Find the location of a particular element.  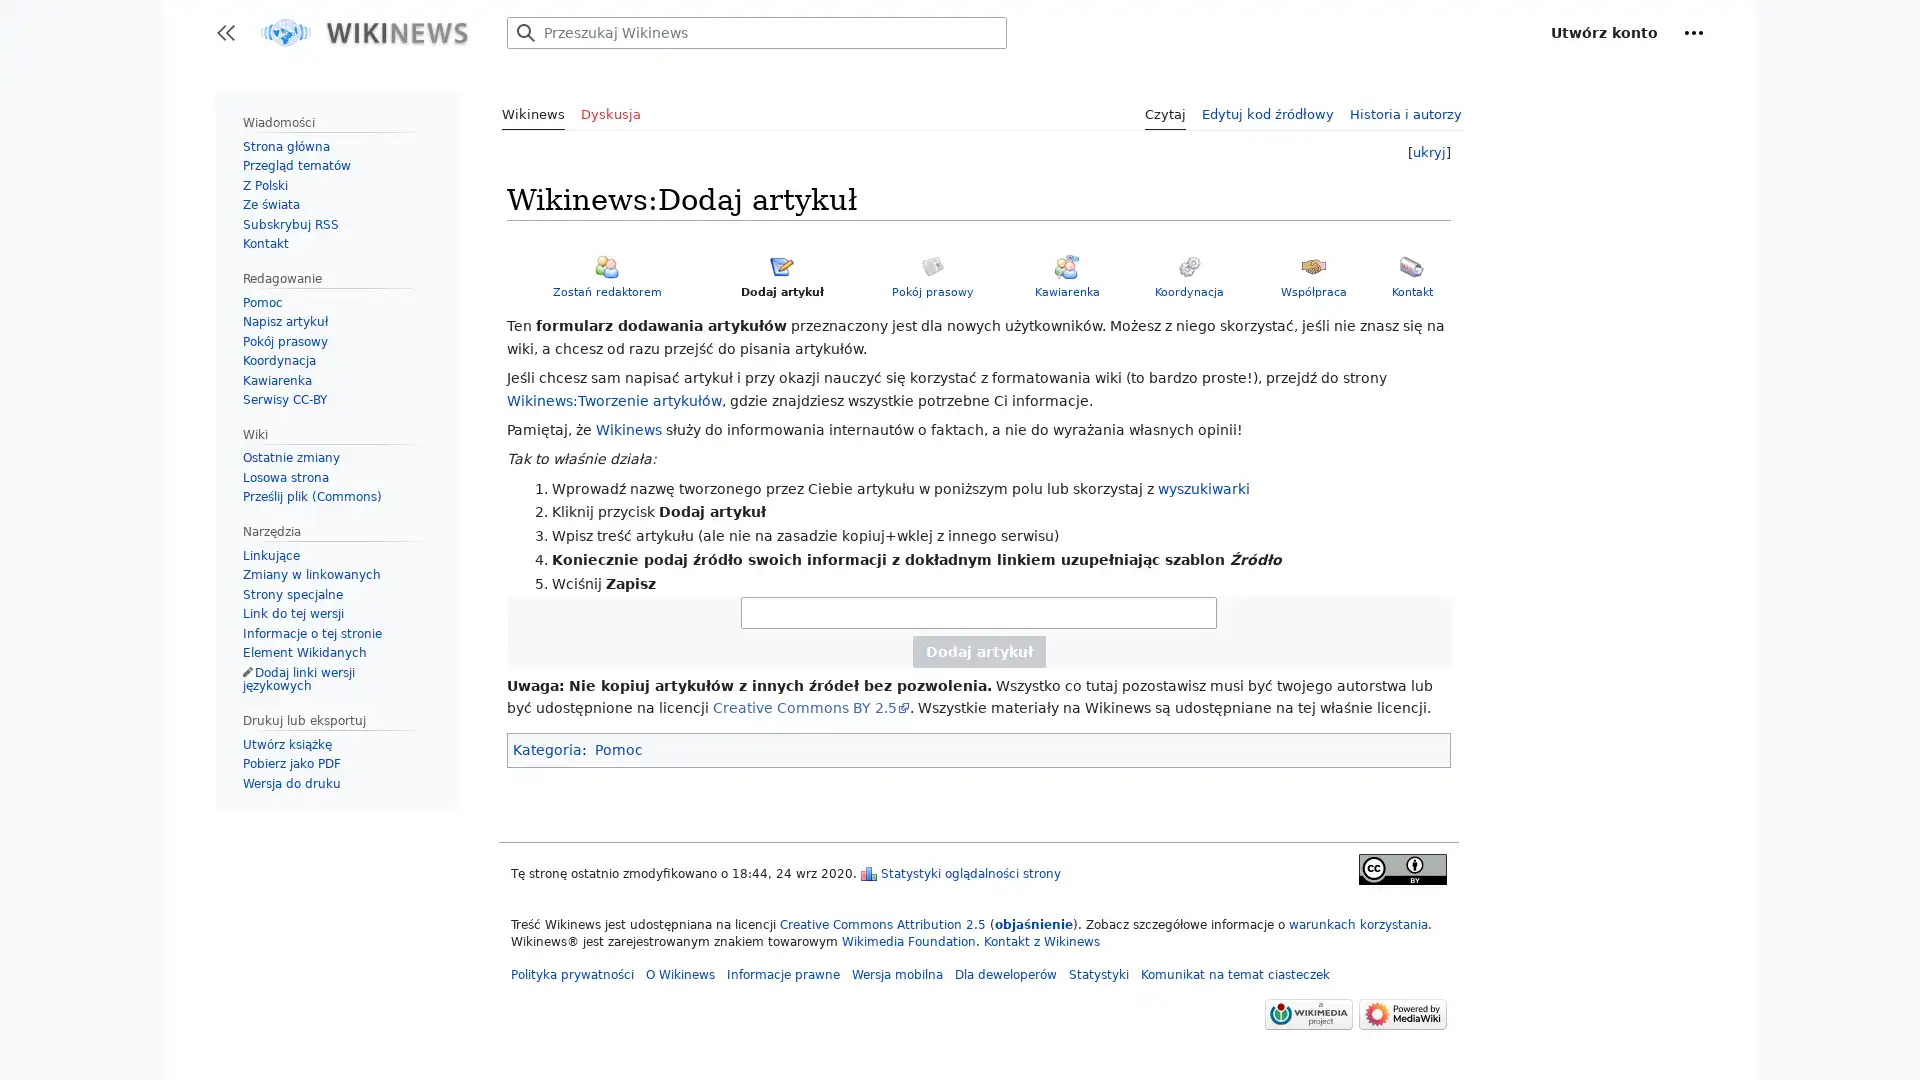

Szukaj is located at coordinates (526, 33).